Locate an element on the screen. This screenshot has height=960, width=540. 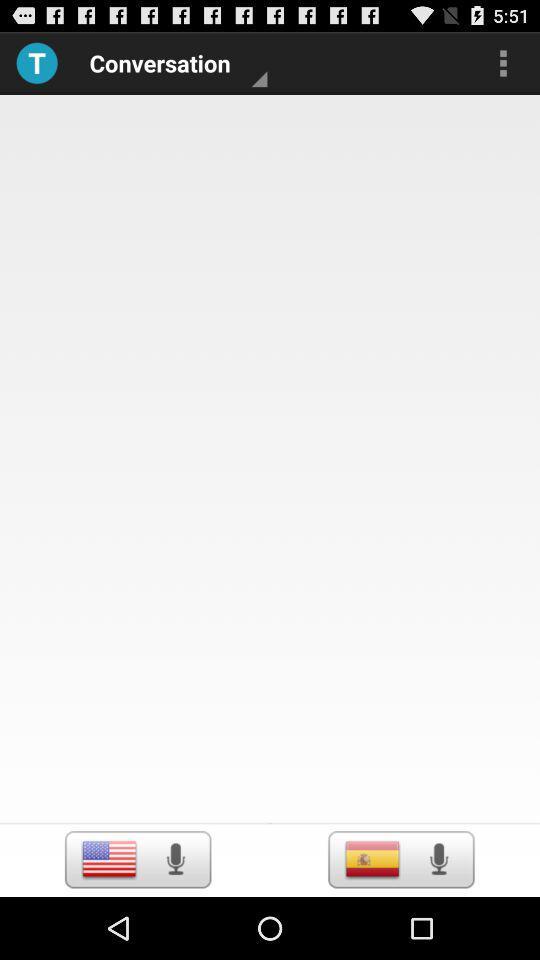
speaker button is located at coordinates (437, 858).